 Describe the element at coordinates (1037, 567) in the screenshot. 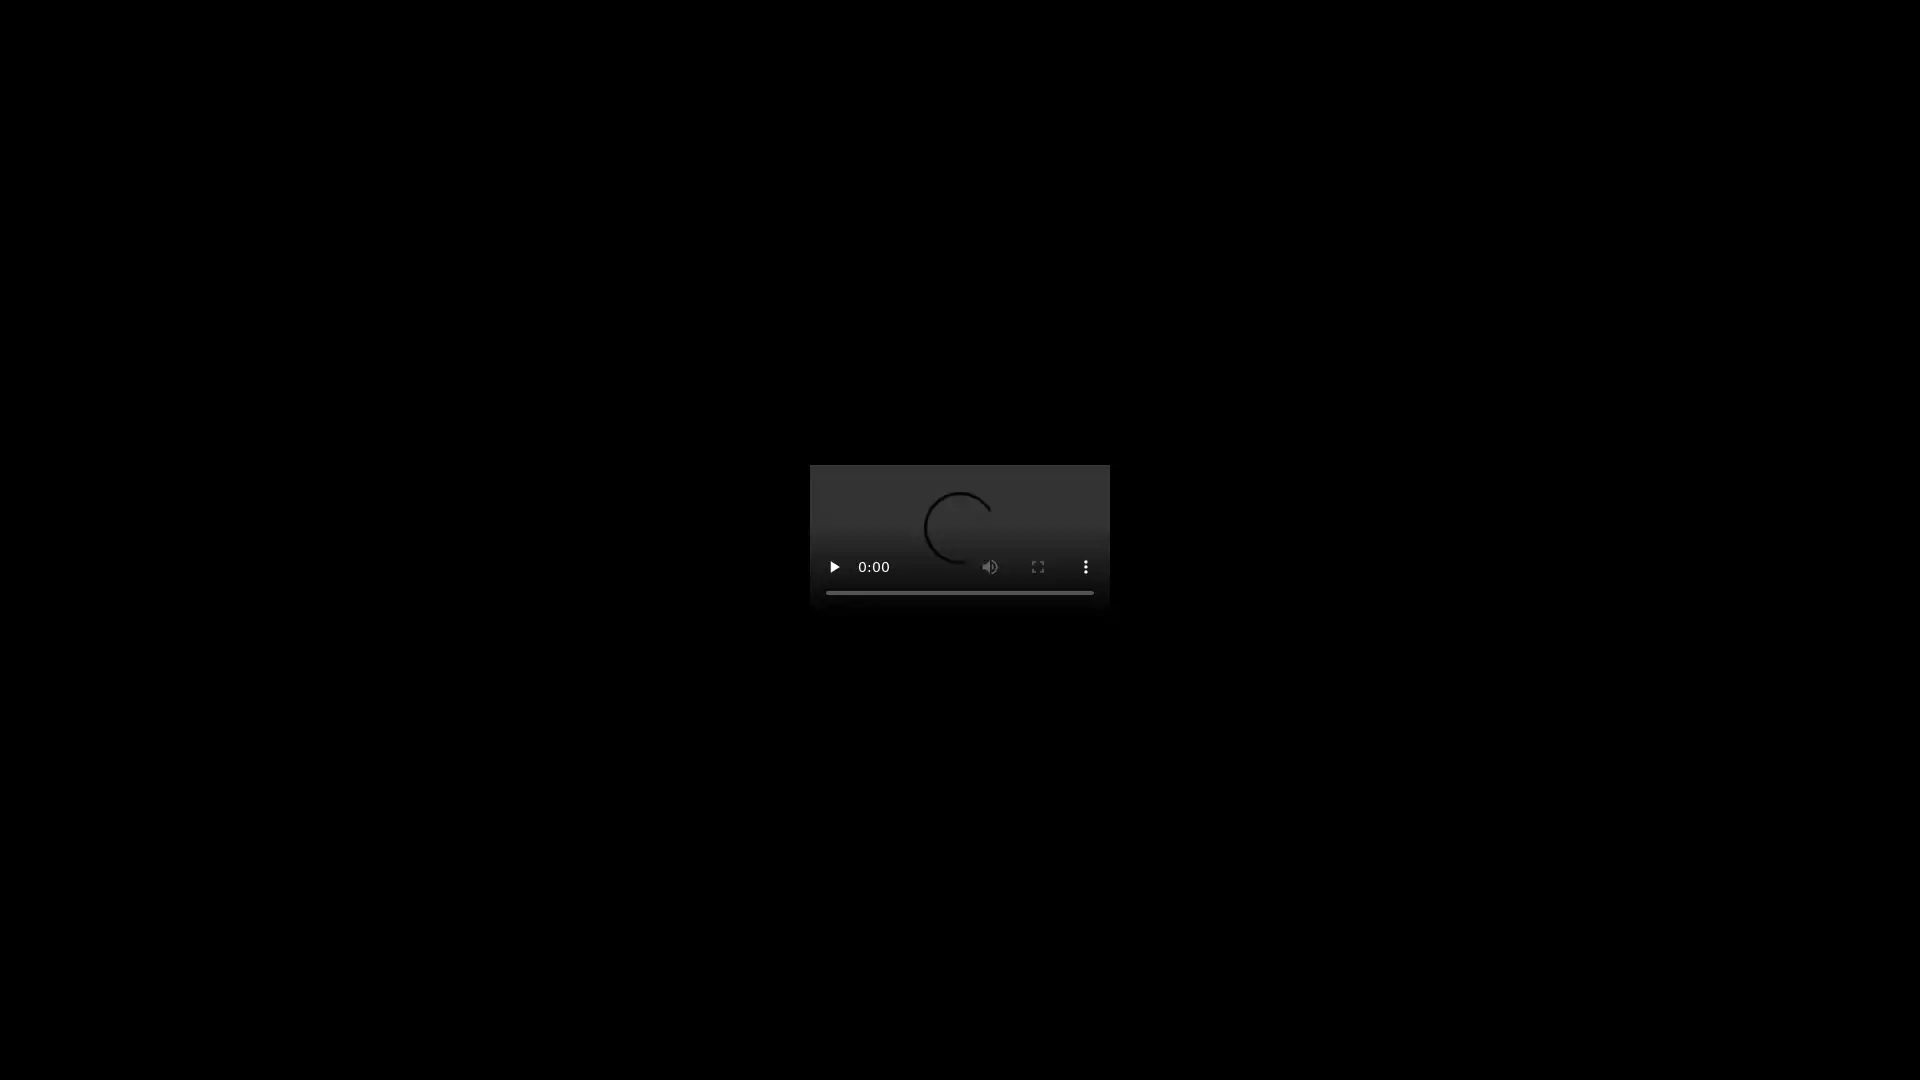

I see `enter full screen` at that location.